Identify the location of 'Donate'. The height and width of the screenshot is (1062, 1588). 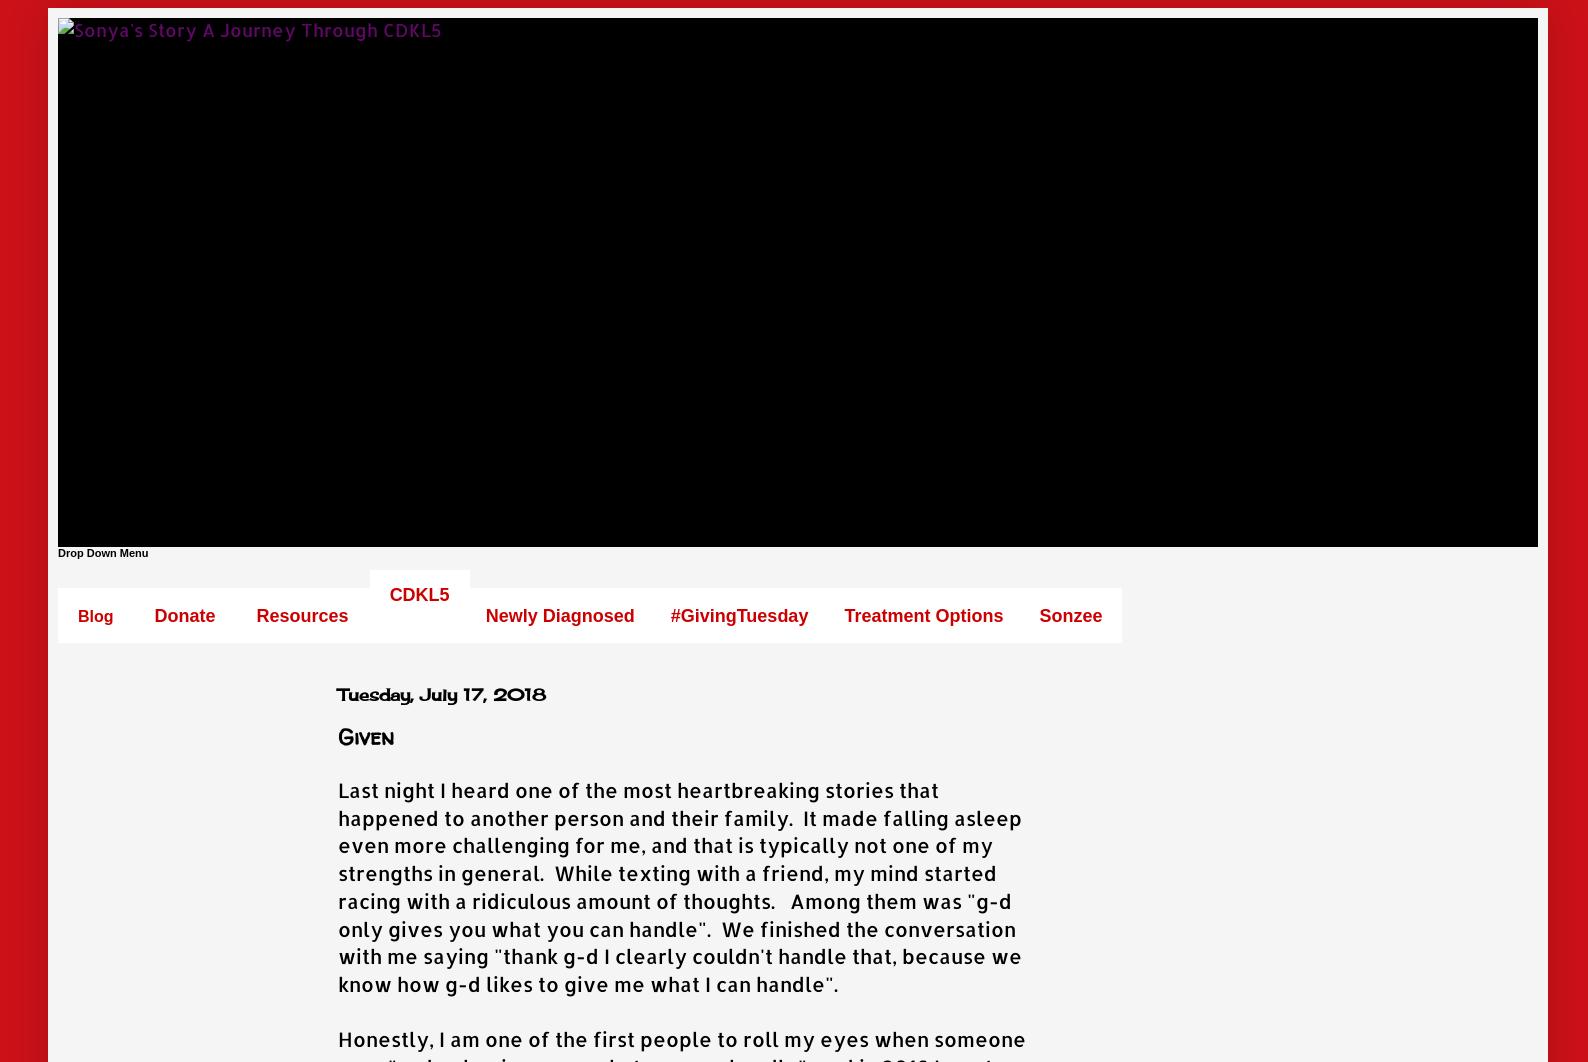
(183, 615).